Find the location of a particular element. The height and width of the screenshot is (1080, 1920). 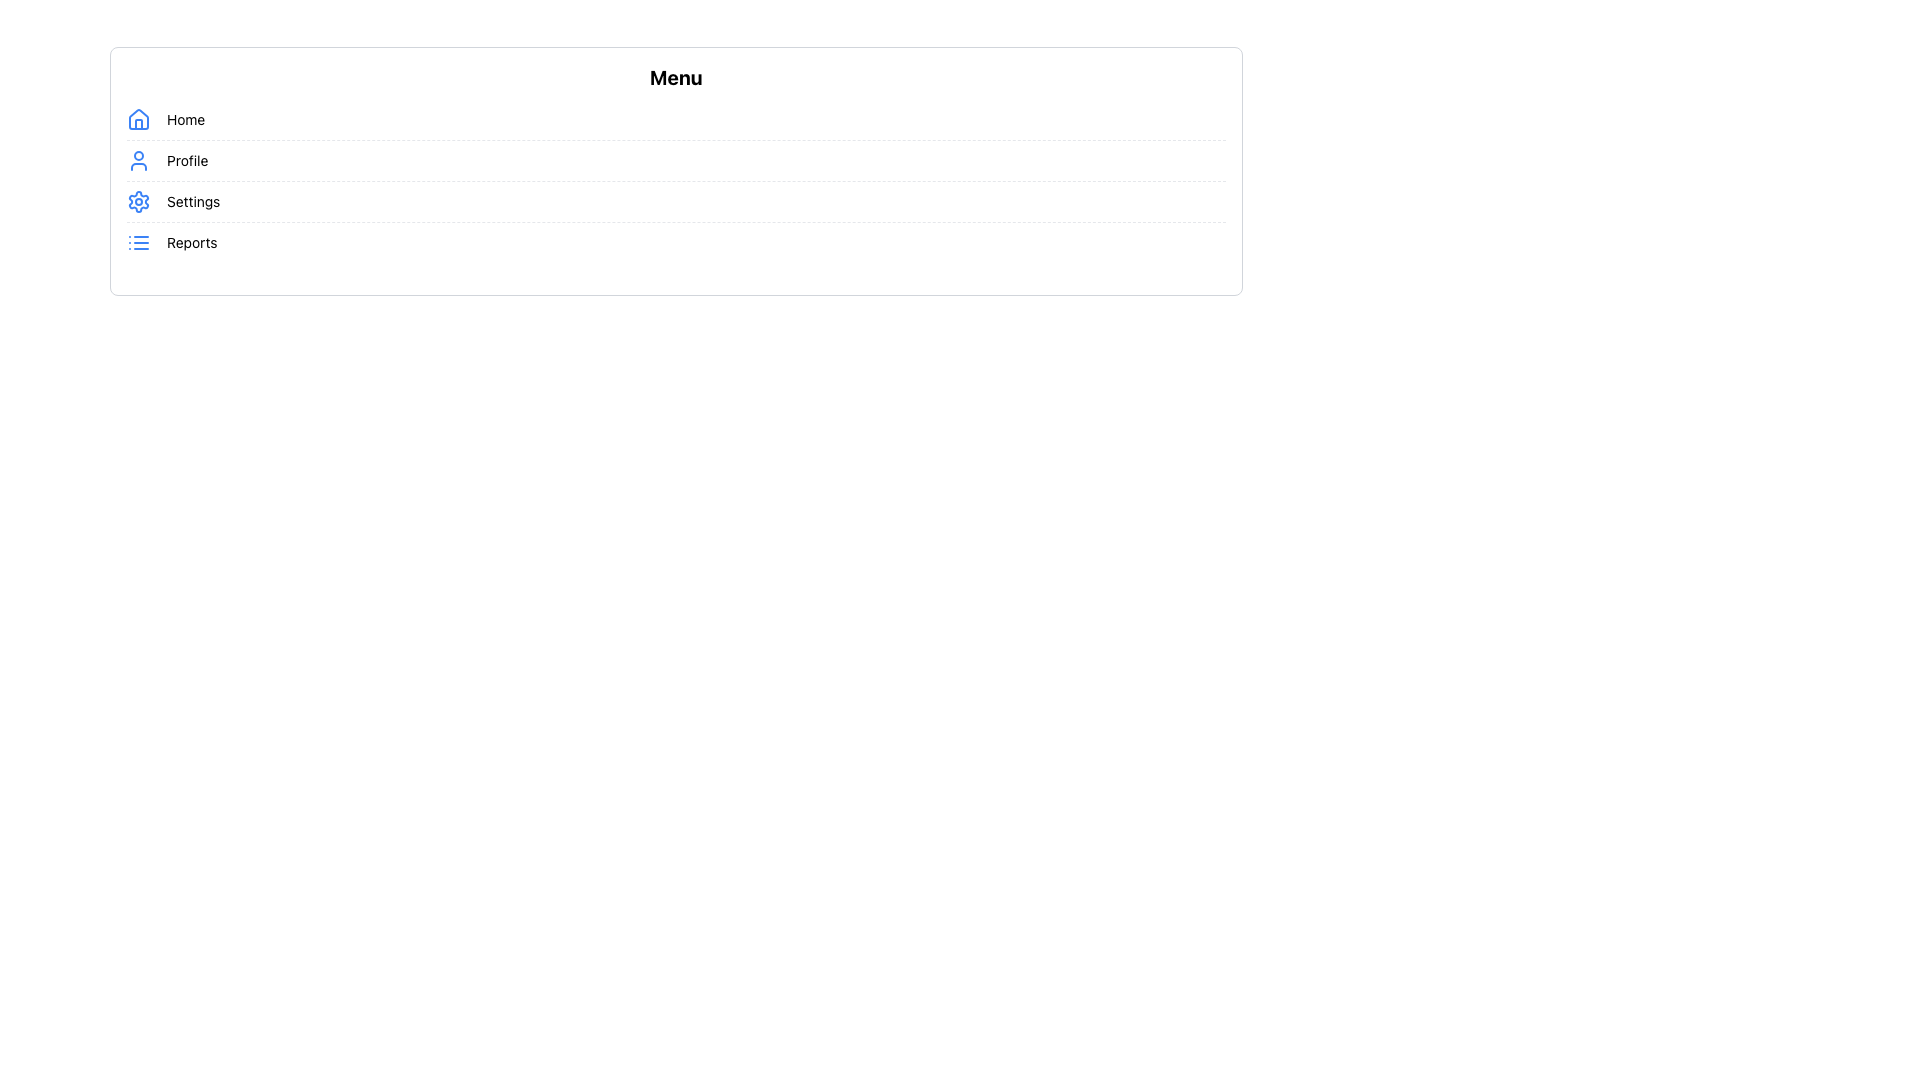

the blue outline icon of a user's head and shoulders, which is the leftmost icon is located at coordinates (138, 160).